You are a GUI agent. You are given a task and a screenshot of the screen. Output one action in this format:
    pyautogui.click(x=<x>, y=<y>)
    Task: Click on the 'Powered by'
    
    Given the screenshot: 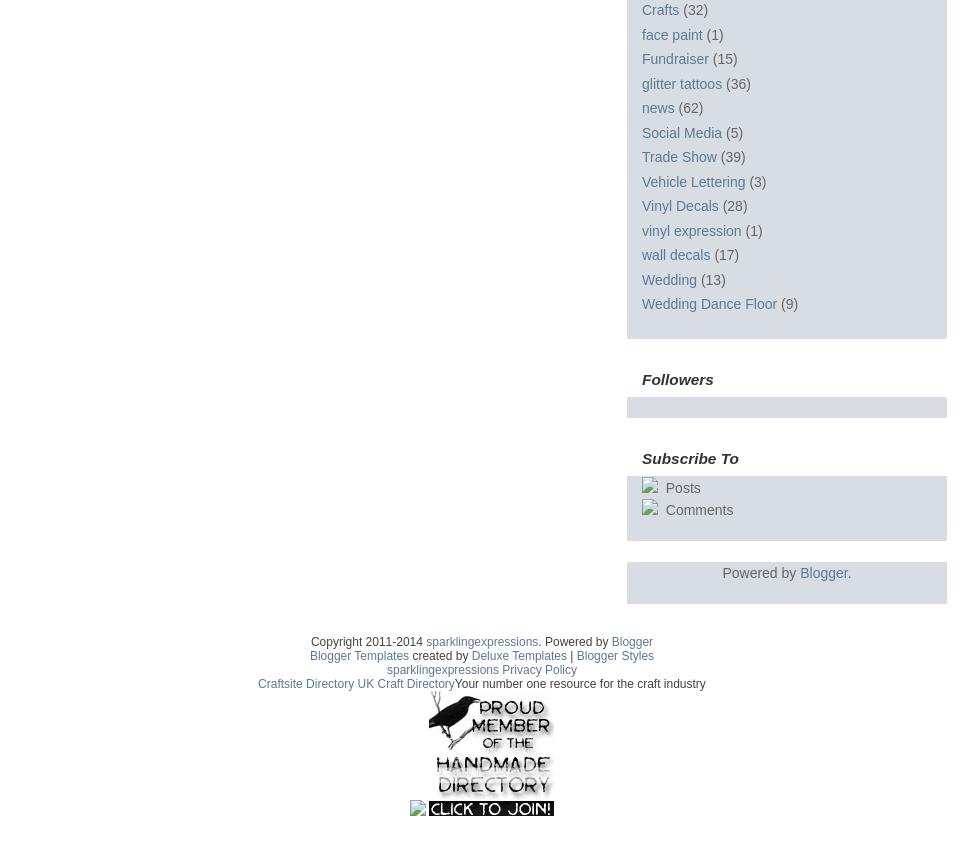 What is the action you would take?
    pyautogui.click(x=759, y=571)
    